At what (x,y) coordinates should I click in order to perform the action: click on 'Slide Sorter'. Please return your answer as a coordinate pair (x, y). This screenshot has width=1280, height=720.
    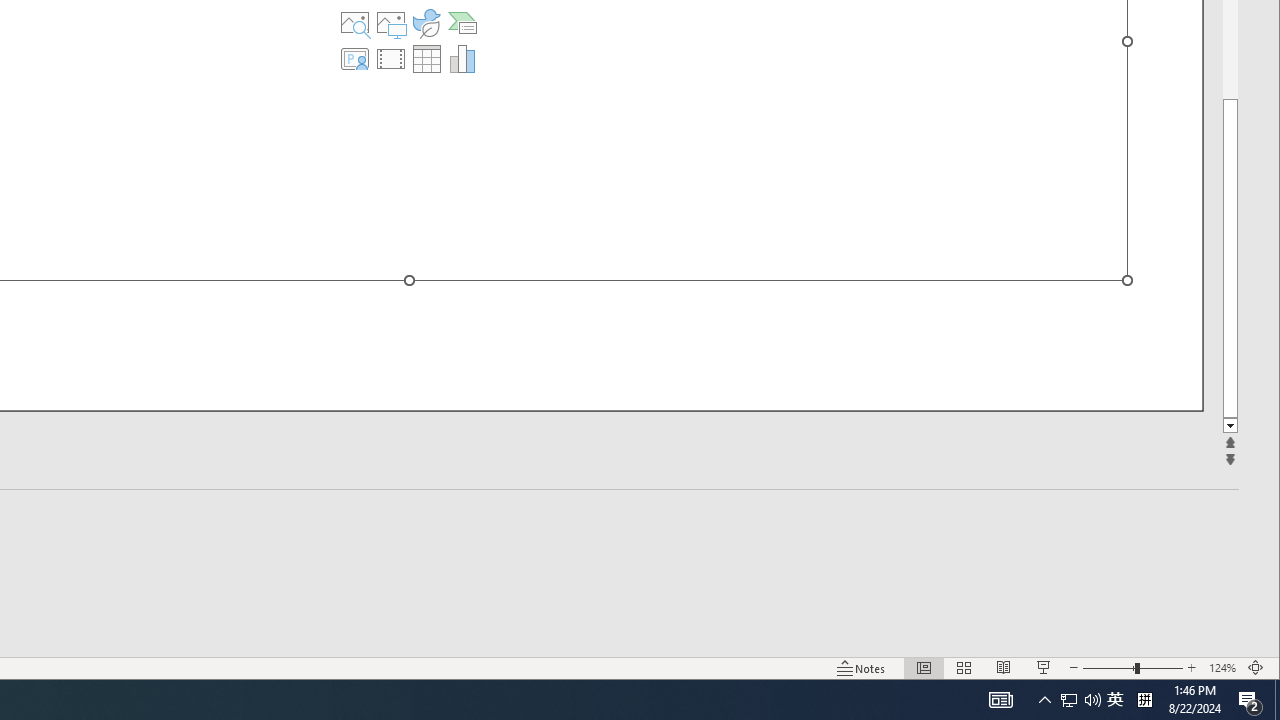
    Looking at the image, I should click on (964, 668).